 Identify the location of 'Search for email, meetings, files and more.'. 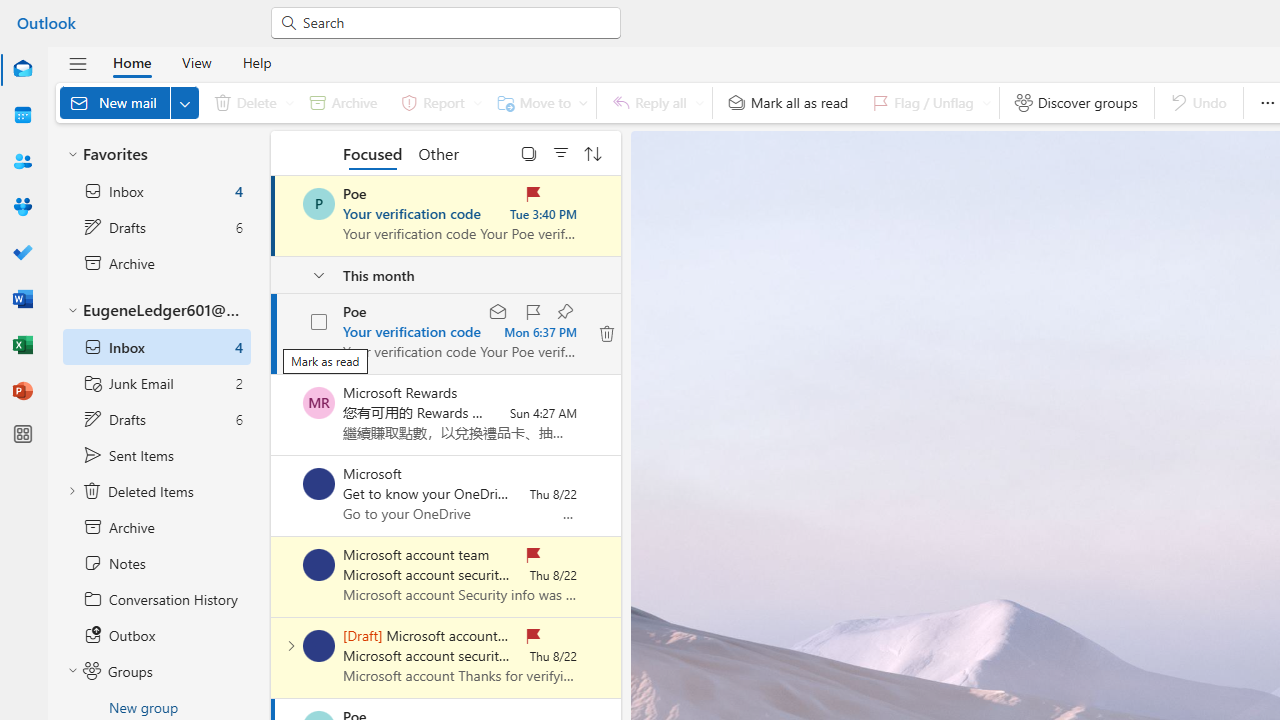
(454, 21).